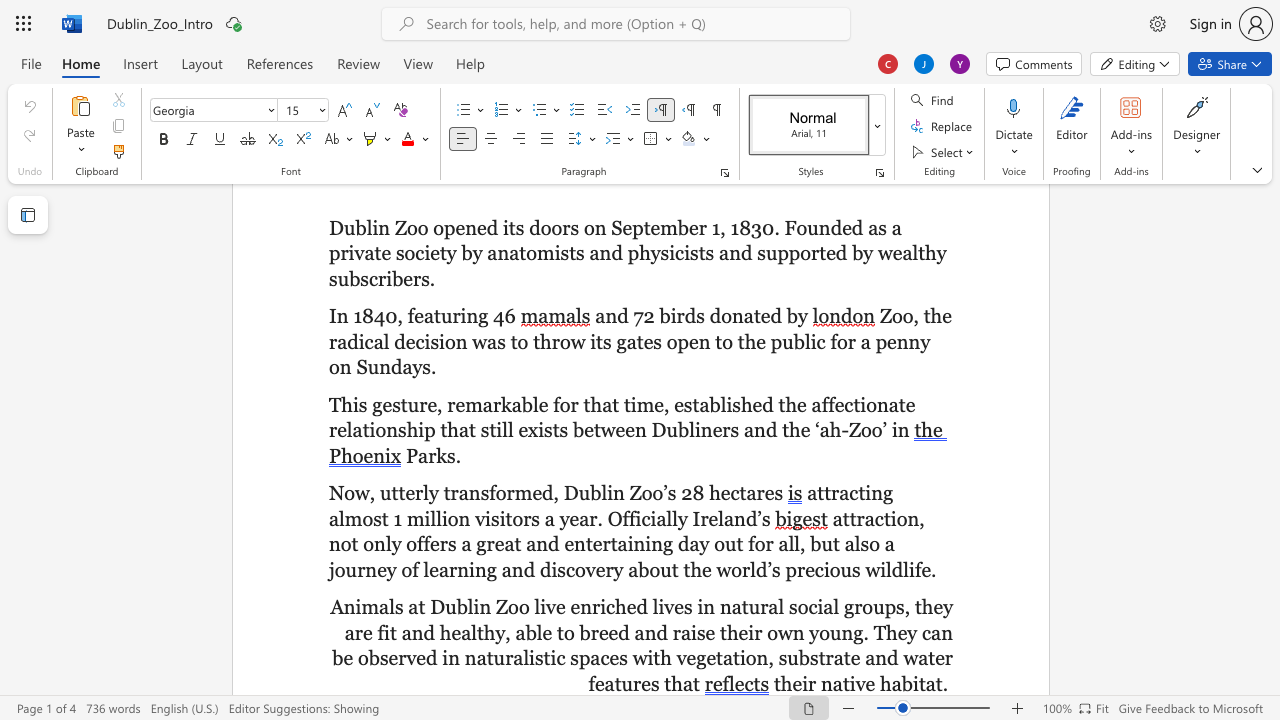 The width and height of the screenshot is (1280, 720). What do you see at coordinates (837, 682) in the screenshot?
I see `the 1th character "a" in the text` at bounding box center [837, 682].